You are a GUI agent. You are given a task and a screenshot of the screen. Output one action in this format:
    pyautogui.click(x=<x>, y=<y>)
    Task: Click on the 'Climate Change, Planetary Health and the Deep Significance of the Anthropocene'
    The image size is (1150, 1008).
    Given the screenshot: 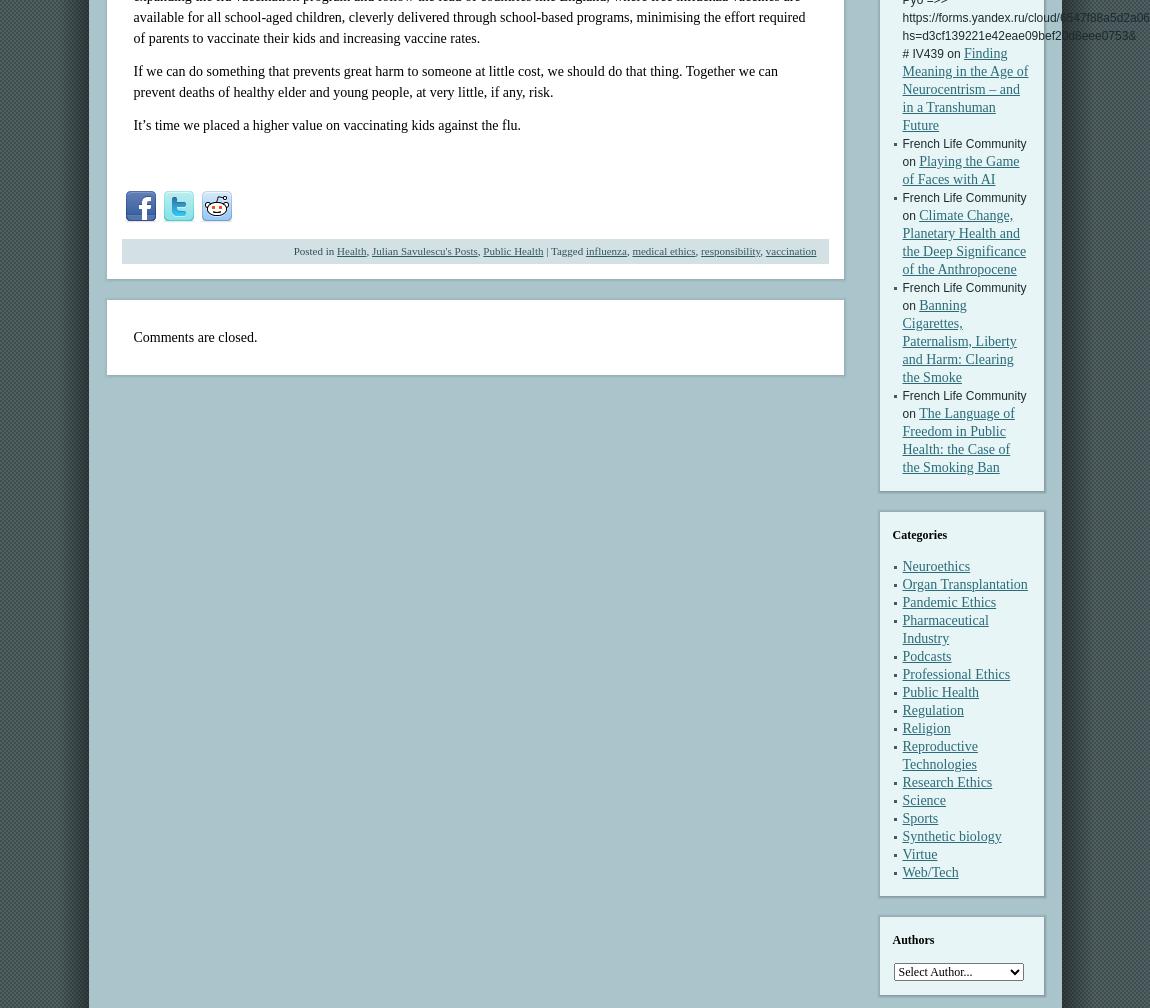 What is the action you would take?
    pyautogui.click(x=964, y=242)
    